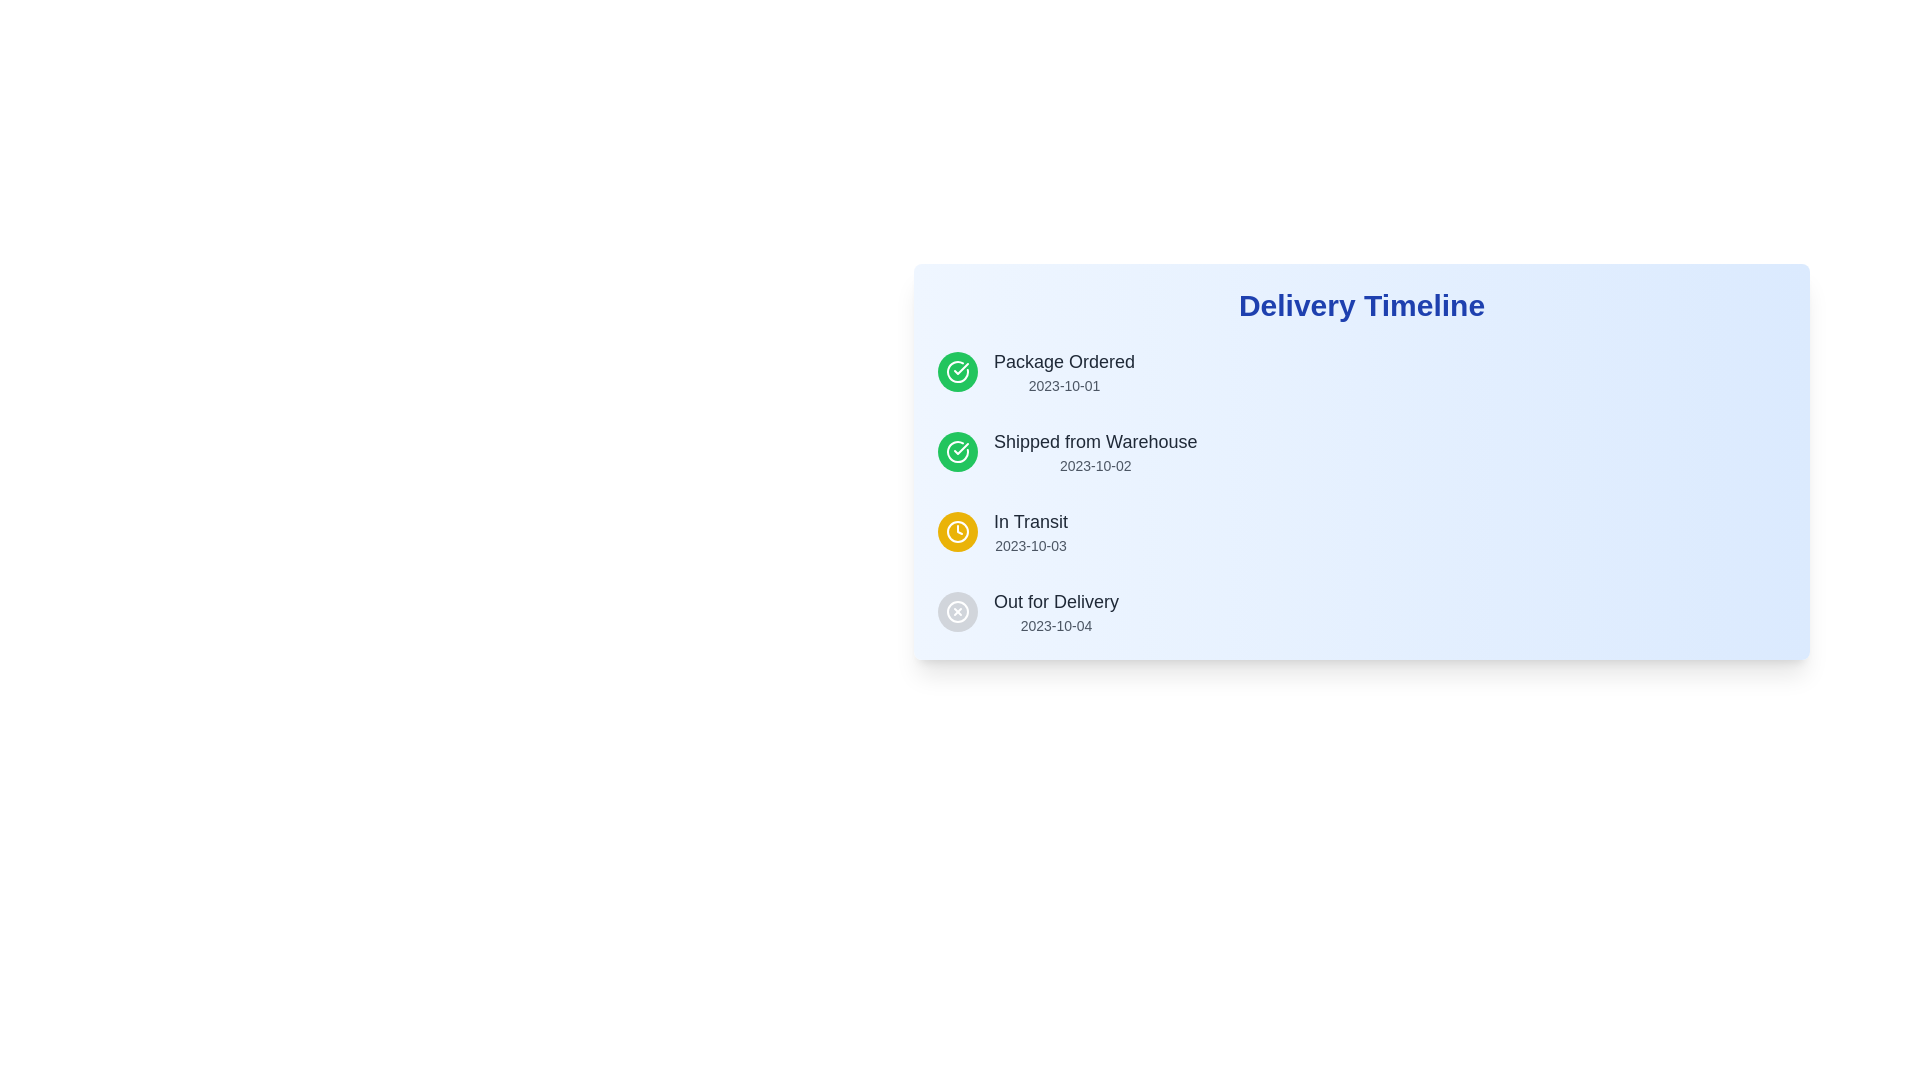 Image resolution: width=1920 pixels, height=1080 pixels. What do you see at coordinates (1031, 531) in the screenshot?
I see `the 'In Transit' text label that displays the date '2023-10-03' in the vertical timeline layout` at bounding box center [1031, 531].